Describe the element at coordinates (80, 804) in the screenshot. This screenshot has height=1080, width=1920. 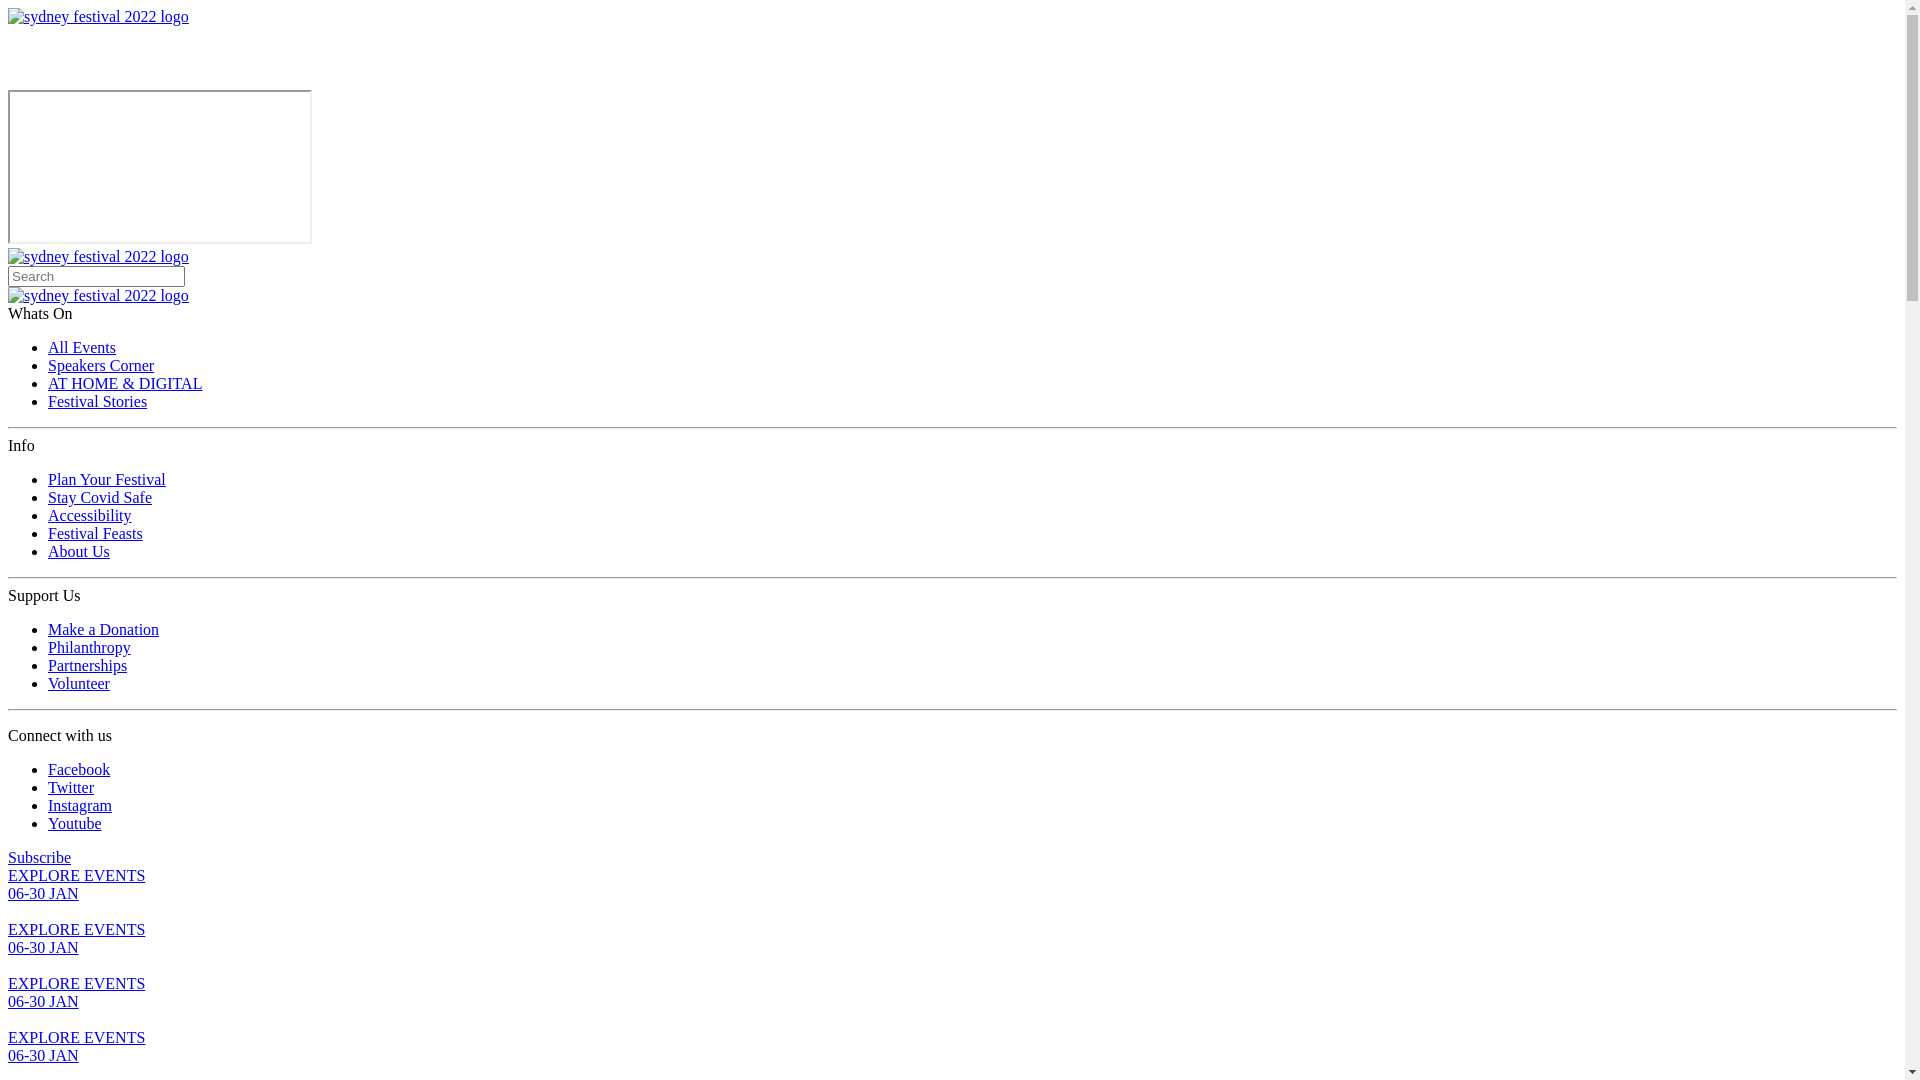
I see `'Instagram'` at that location.